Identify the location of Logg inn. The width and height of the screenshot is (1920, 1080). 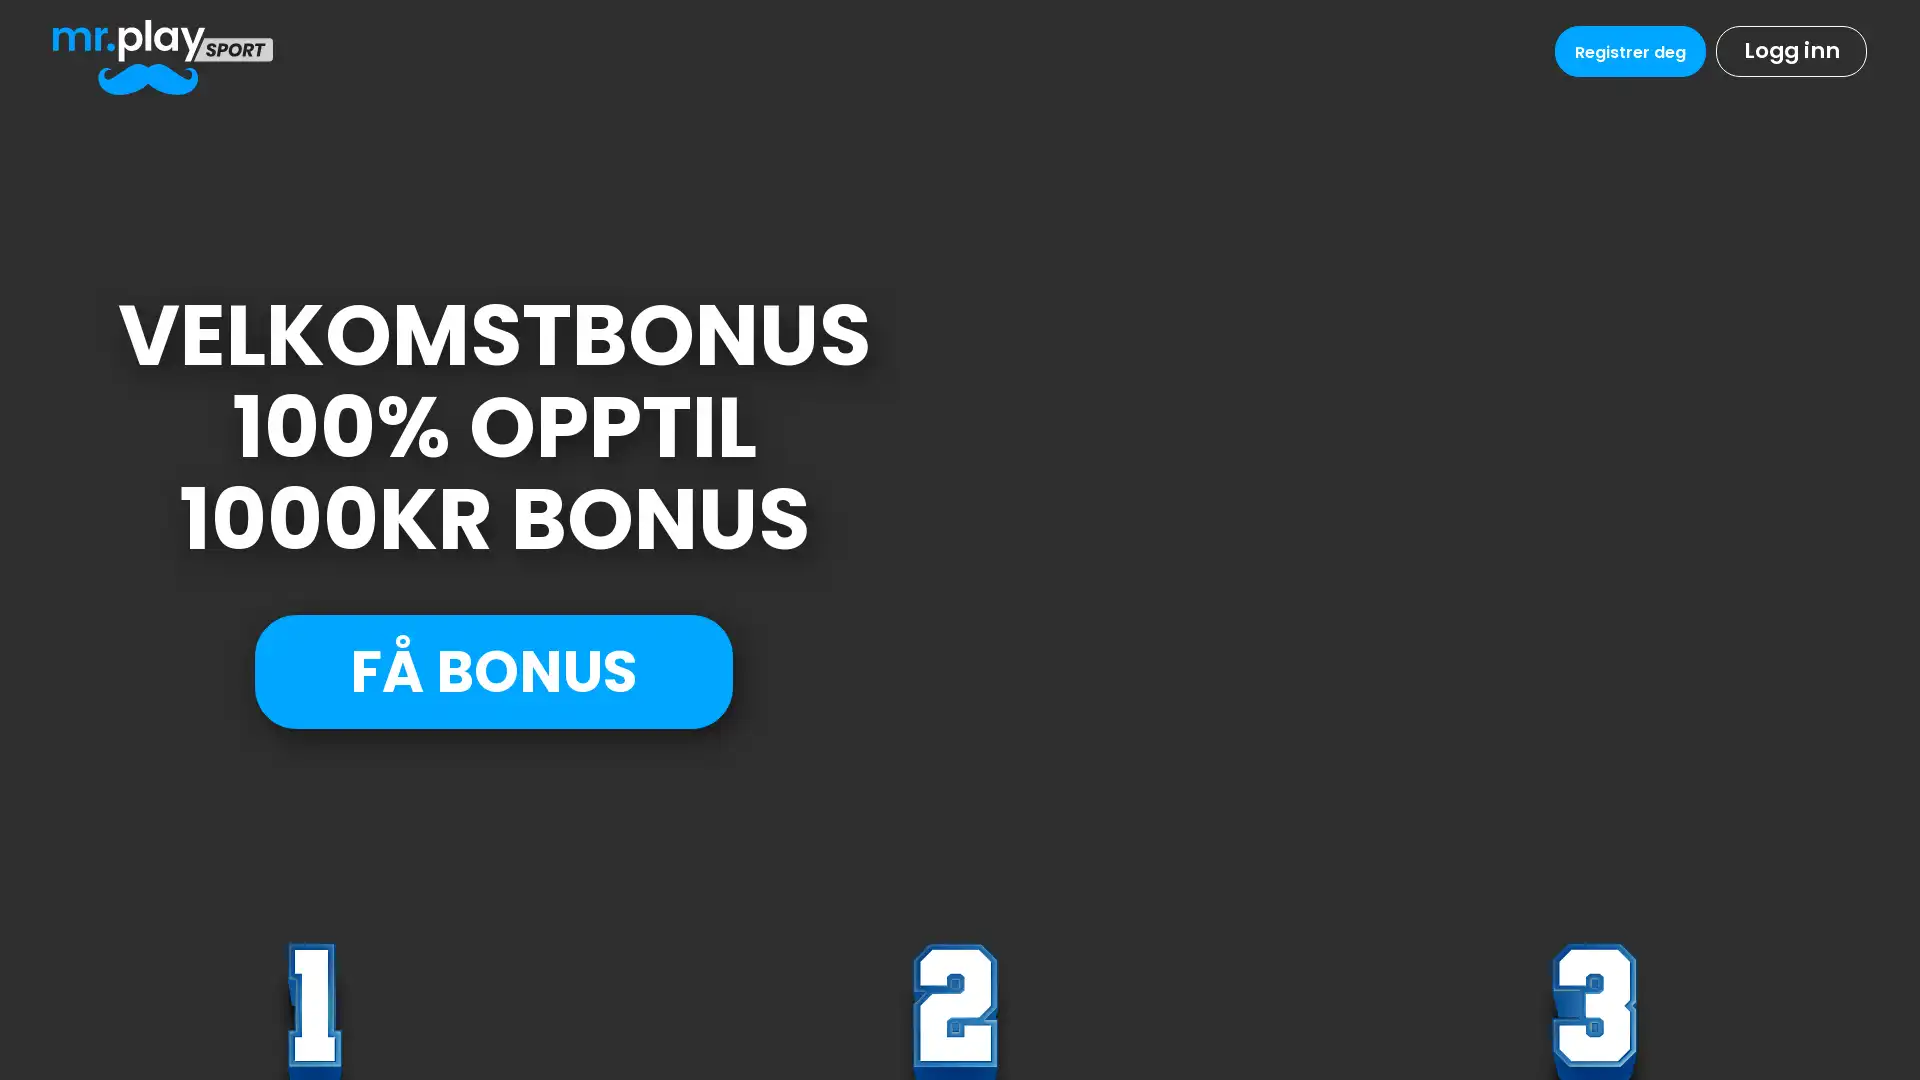
(1791, 49).